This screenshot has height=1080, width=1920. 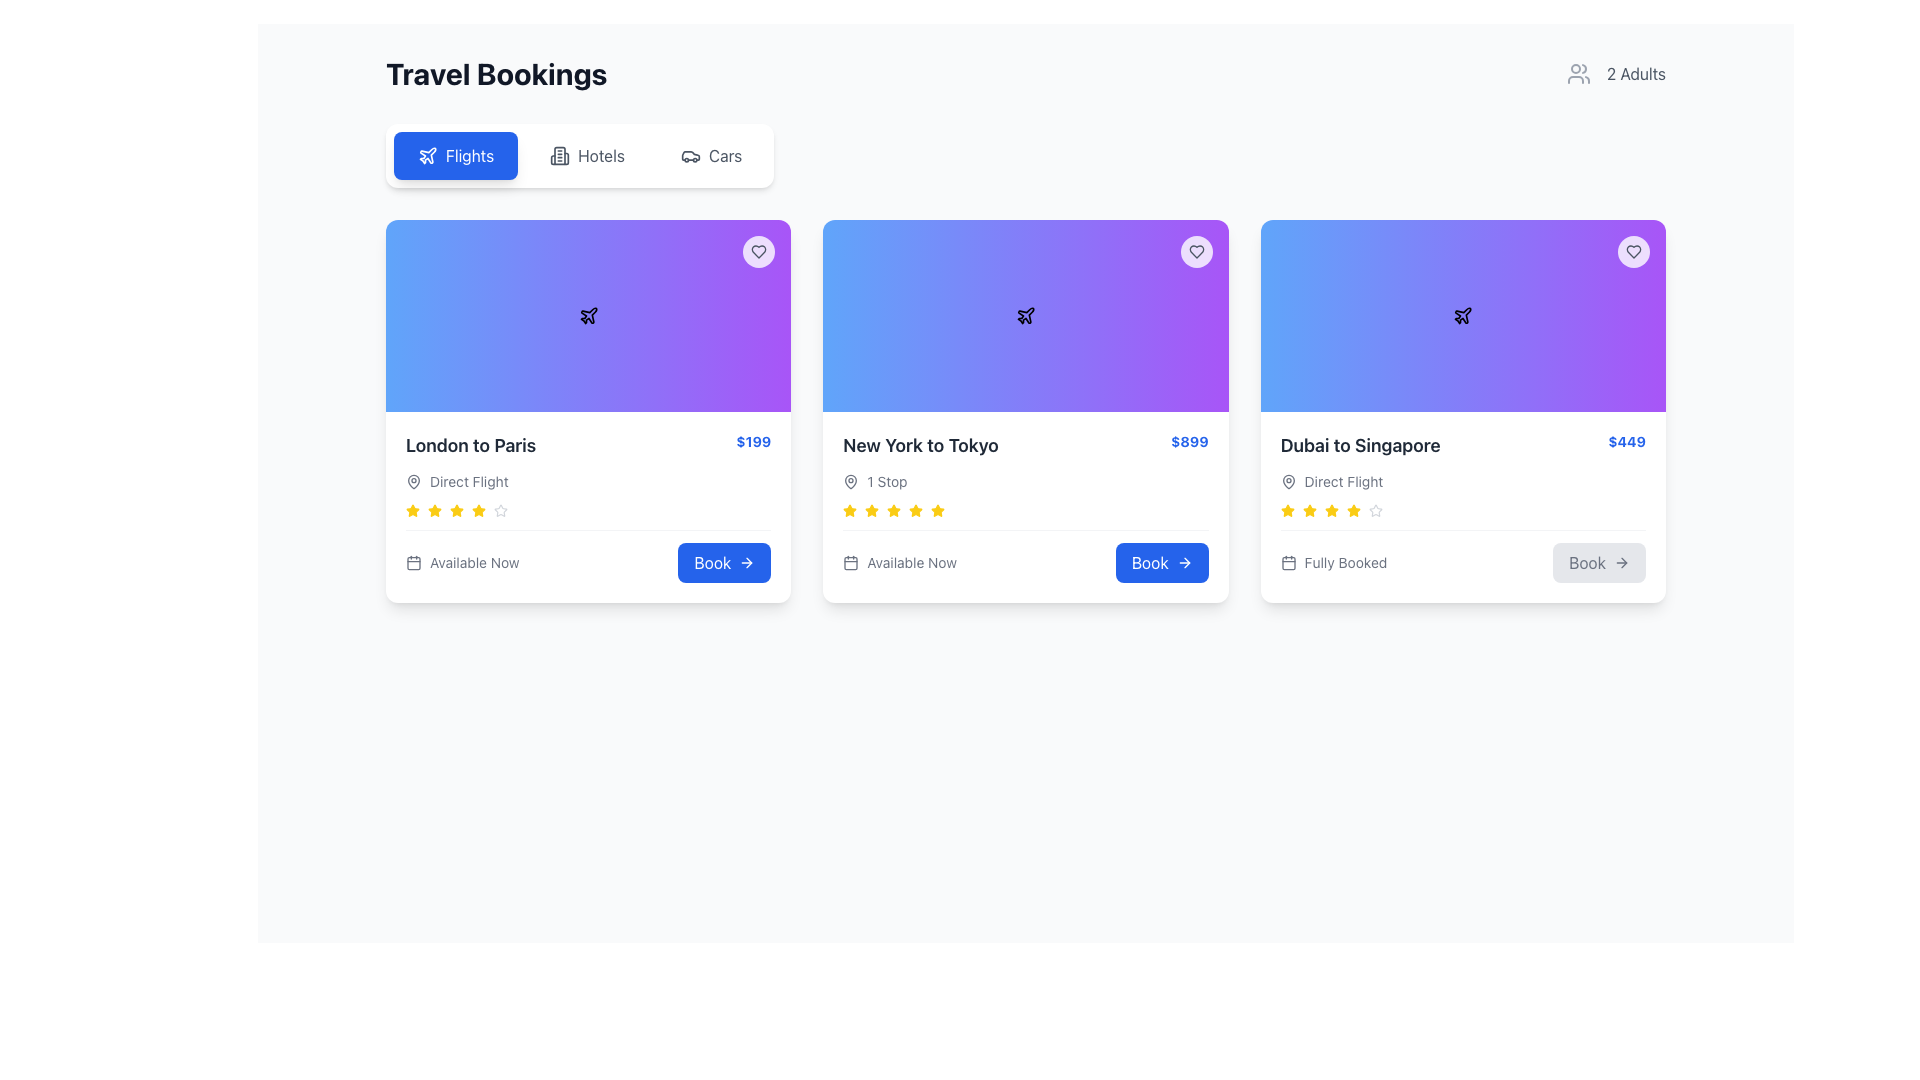 I want to click on the aircraft icon outlined in a rounded style, which is located centrally within the second card from the left in the travel booking interface, so click(x=1026, y=315).